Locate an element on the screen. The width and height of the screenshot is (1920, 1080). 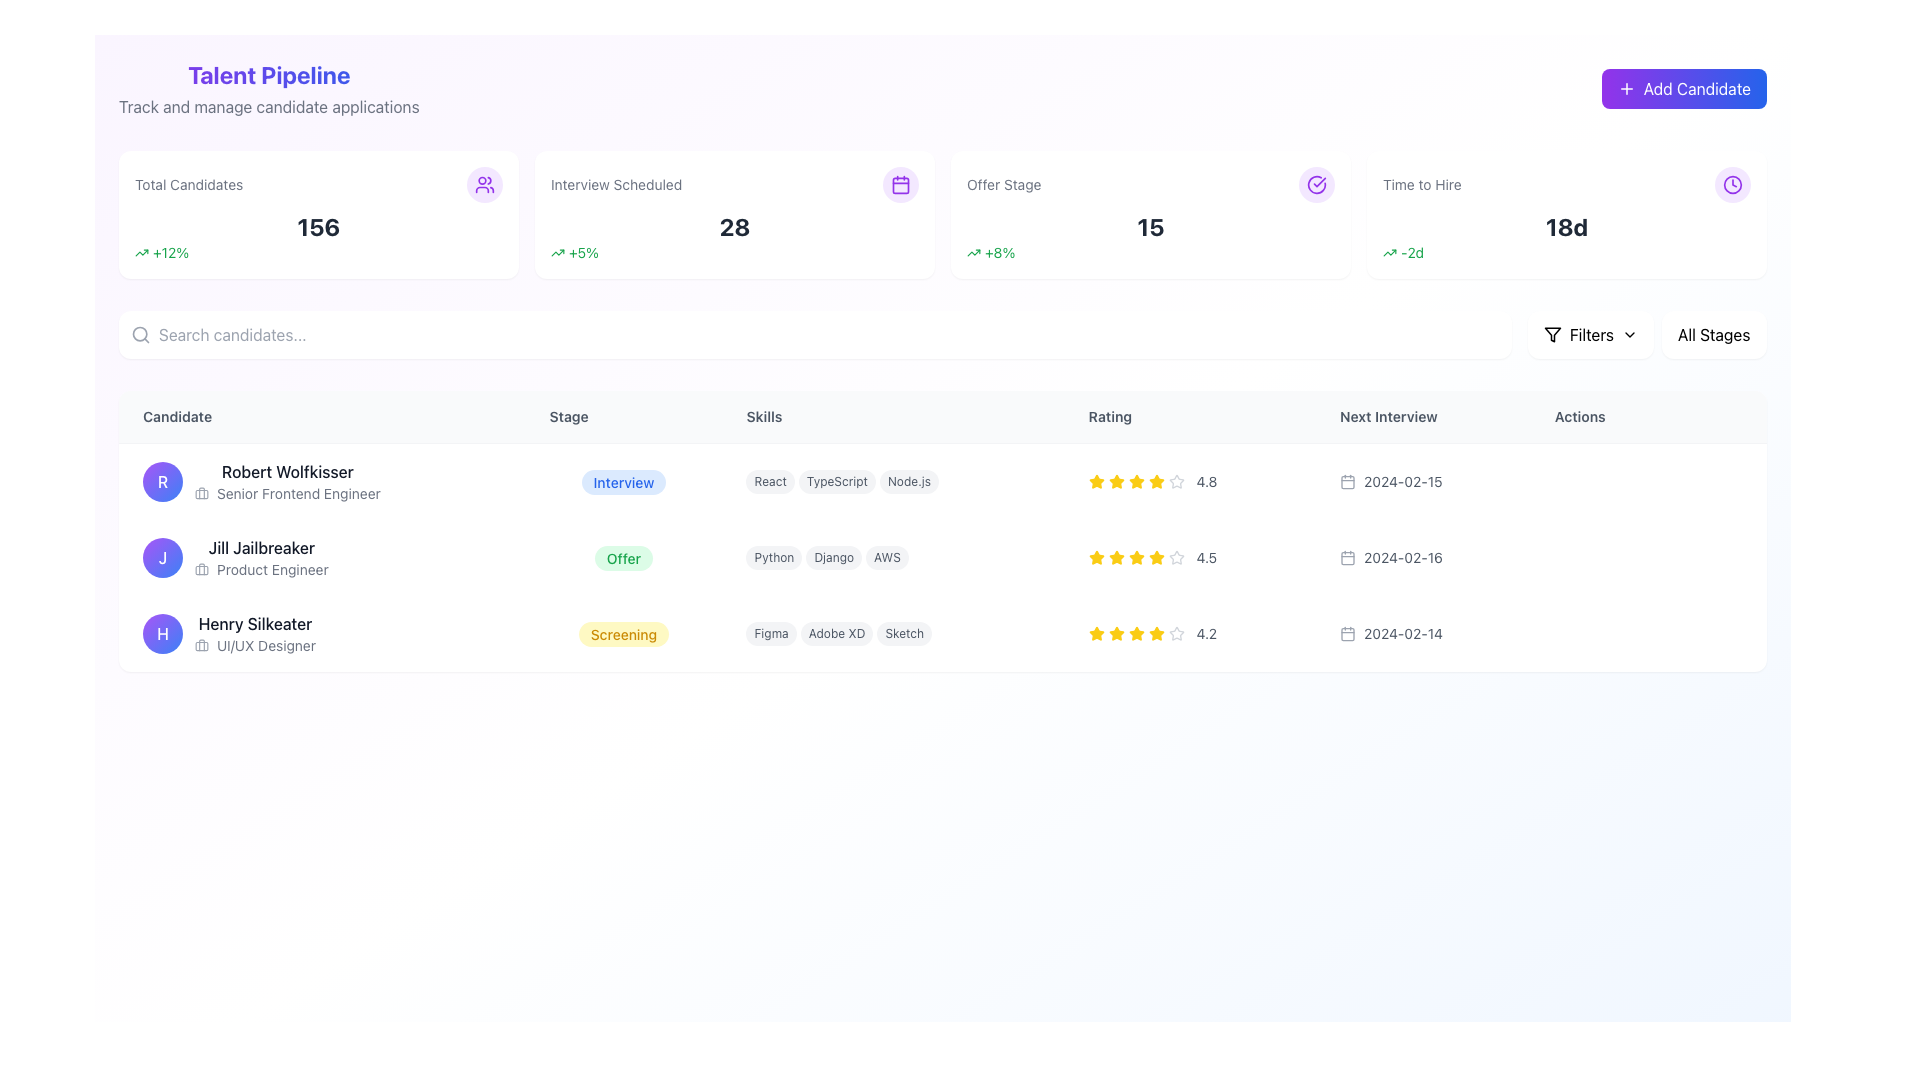
the large bold text displaying the number '15' which is centered within the 'Offer Stage' card, specifically the third card from the left is located at coordinates (1151, 226).